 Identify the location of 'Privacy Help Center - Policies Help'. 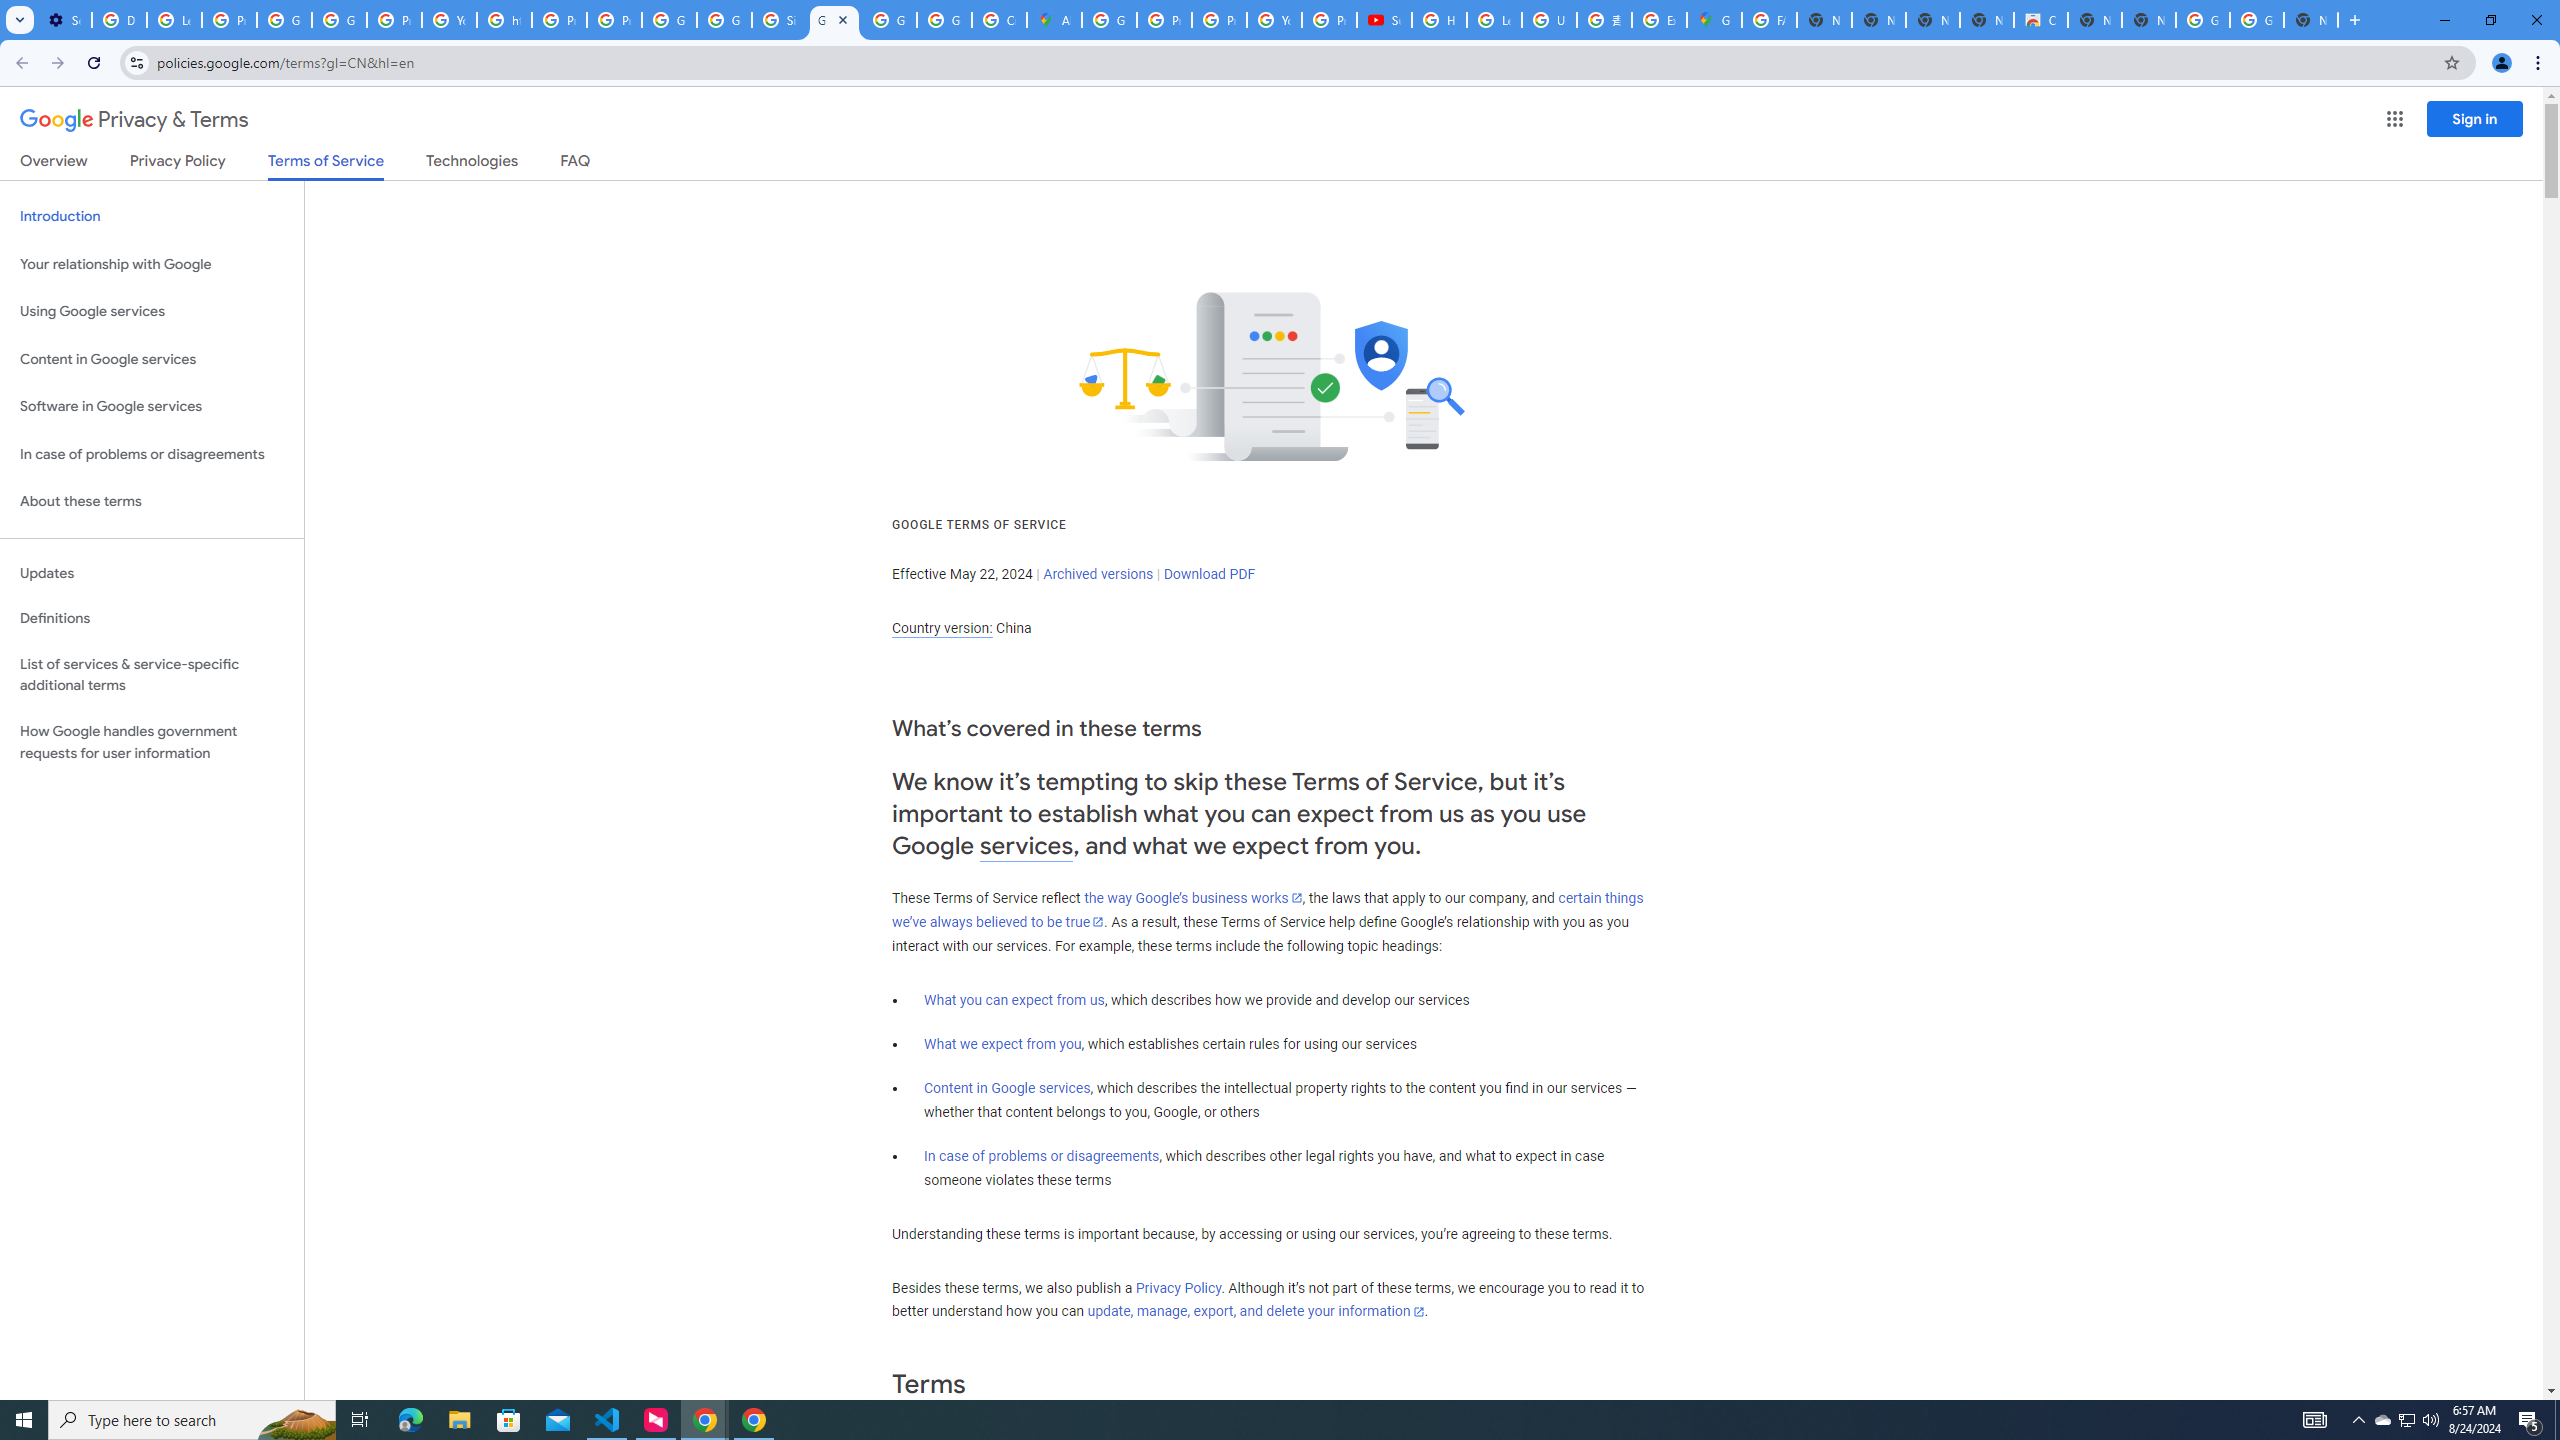
(1218, 19).